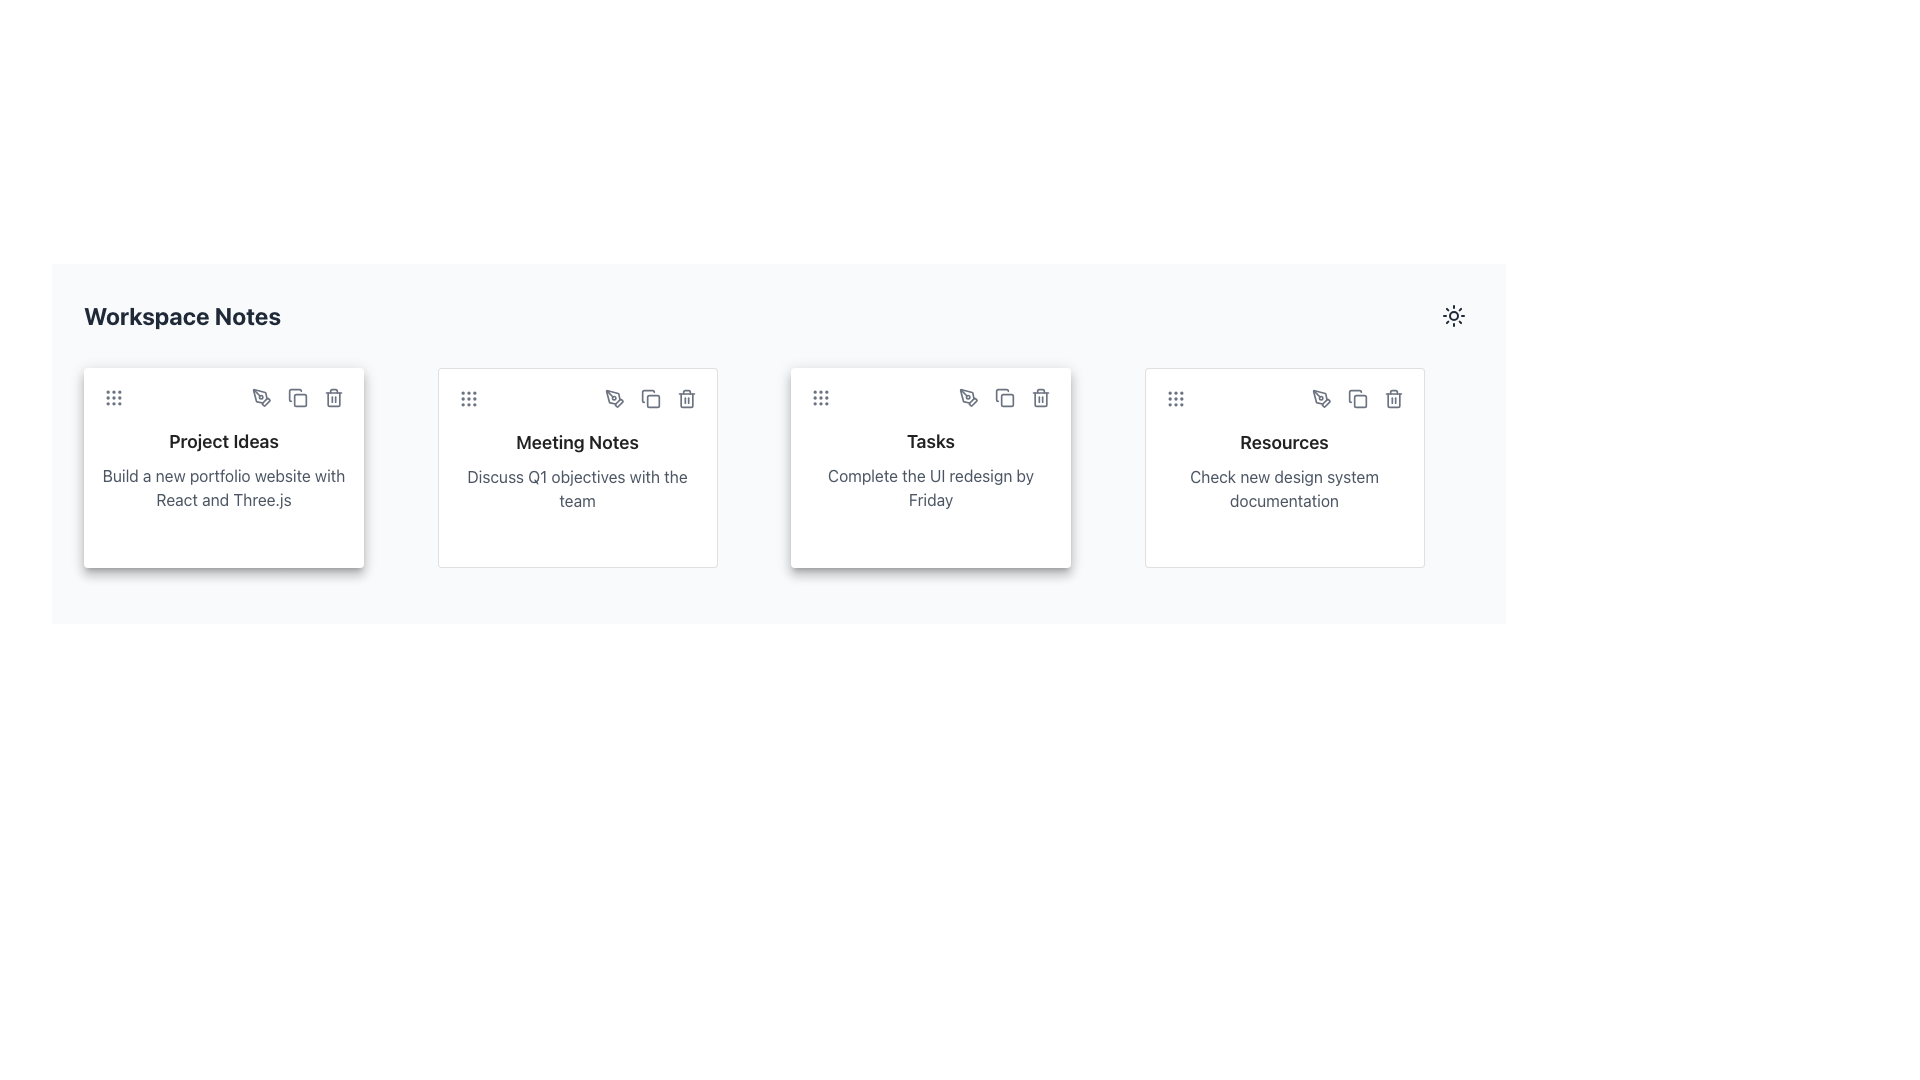 The width and height of the screenshot is (1920, 1080). I want to click on the 'Meeting Notes' text label, which is styled in bold and centrally aligned within the second card of a horizontally aligned group of four cards, so click(576, 442).